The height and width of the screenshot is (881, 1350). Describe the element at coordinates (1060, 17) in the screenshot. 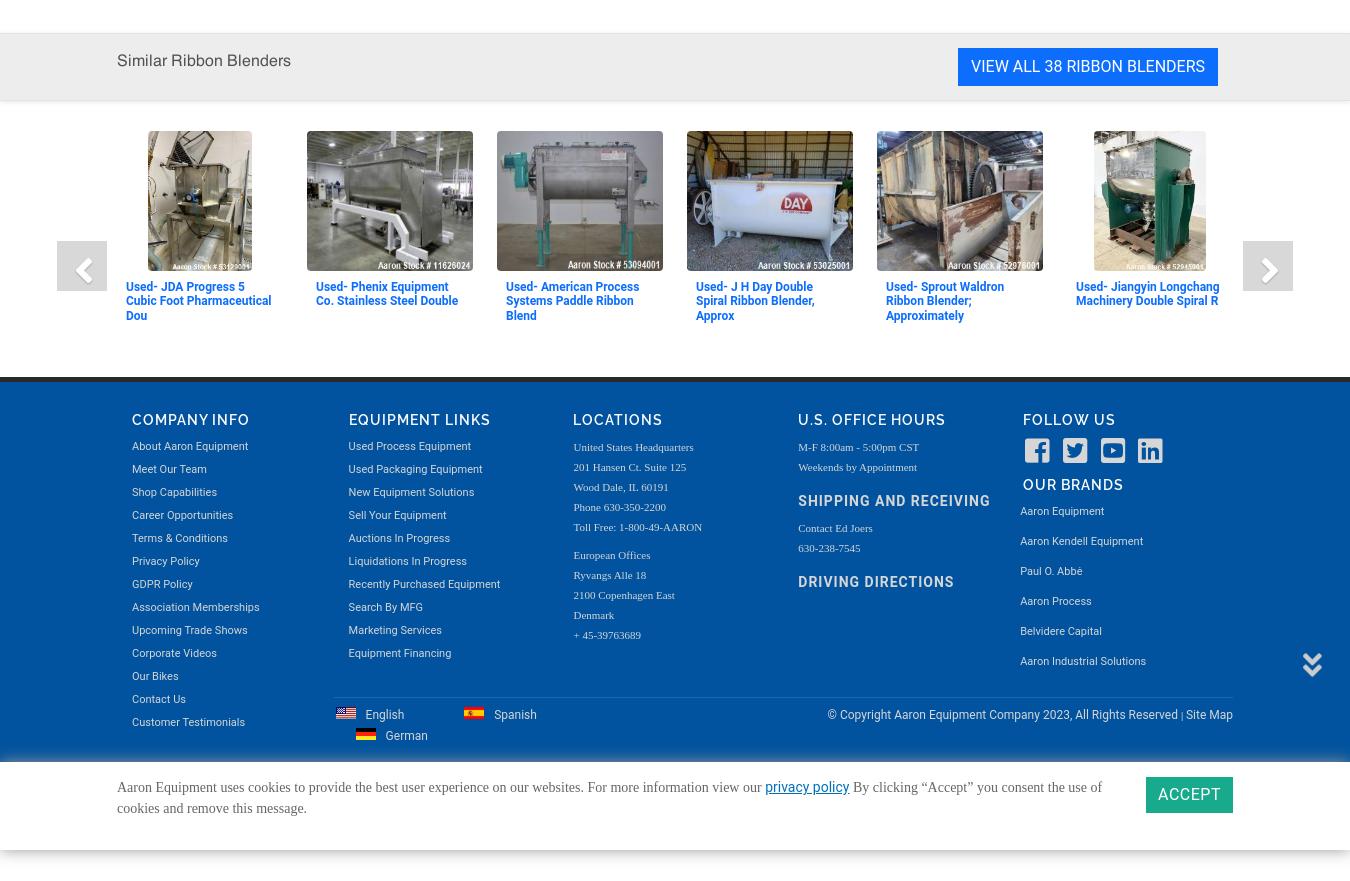

I see `'Belvidere Capital'` at that location.